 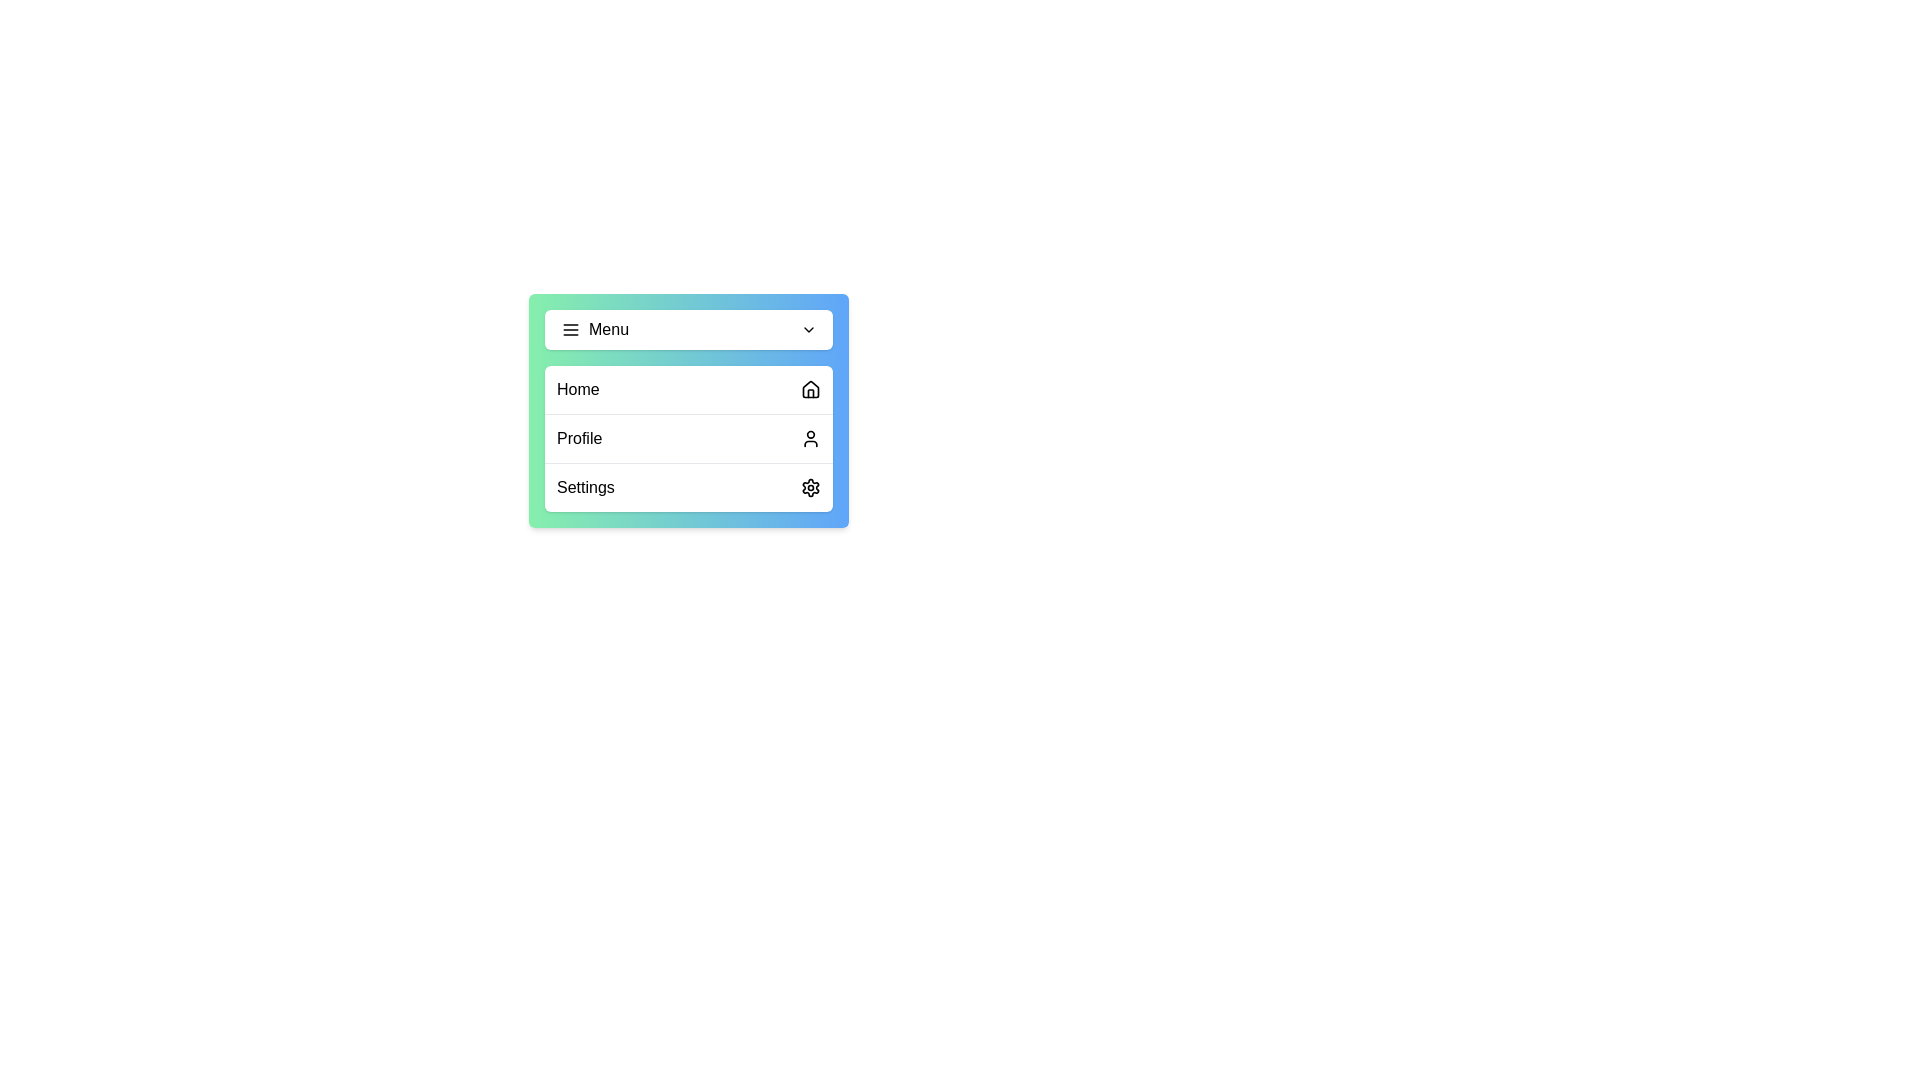 I want to click on the menu item Settings to observe its hover effect, so click(x=689, y=487).